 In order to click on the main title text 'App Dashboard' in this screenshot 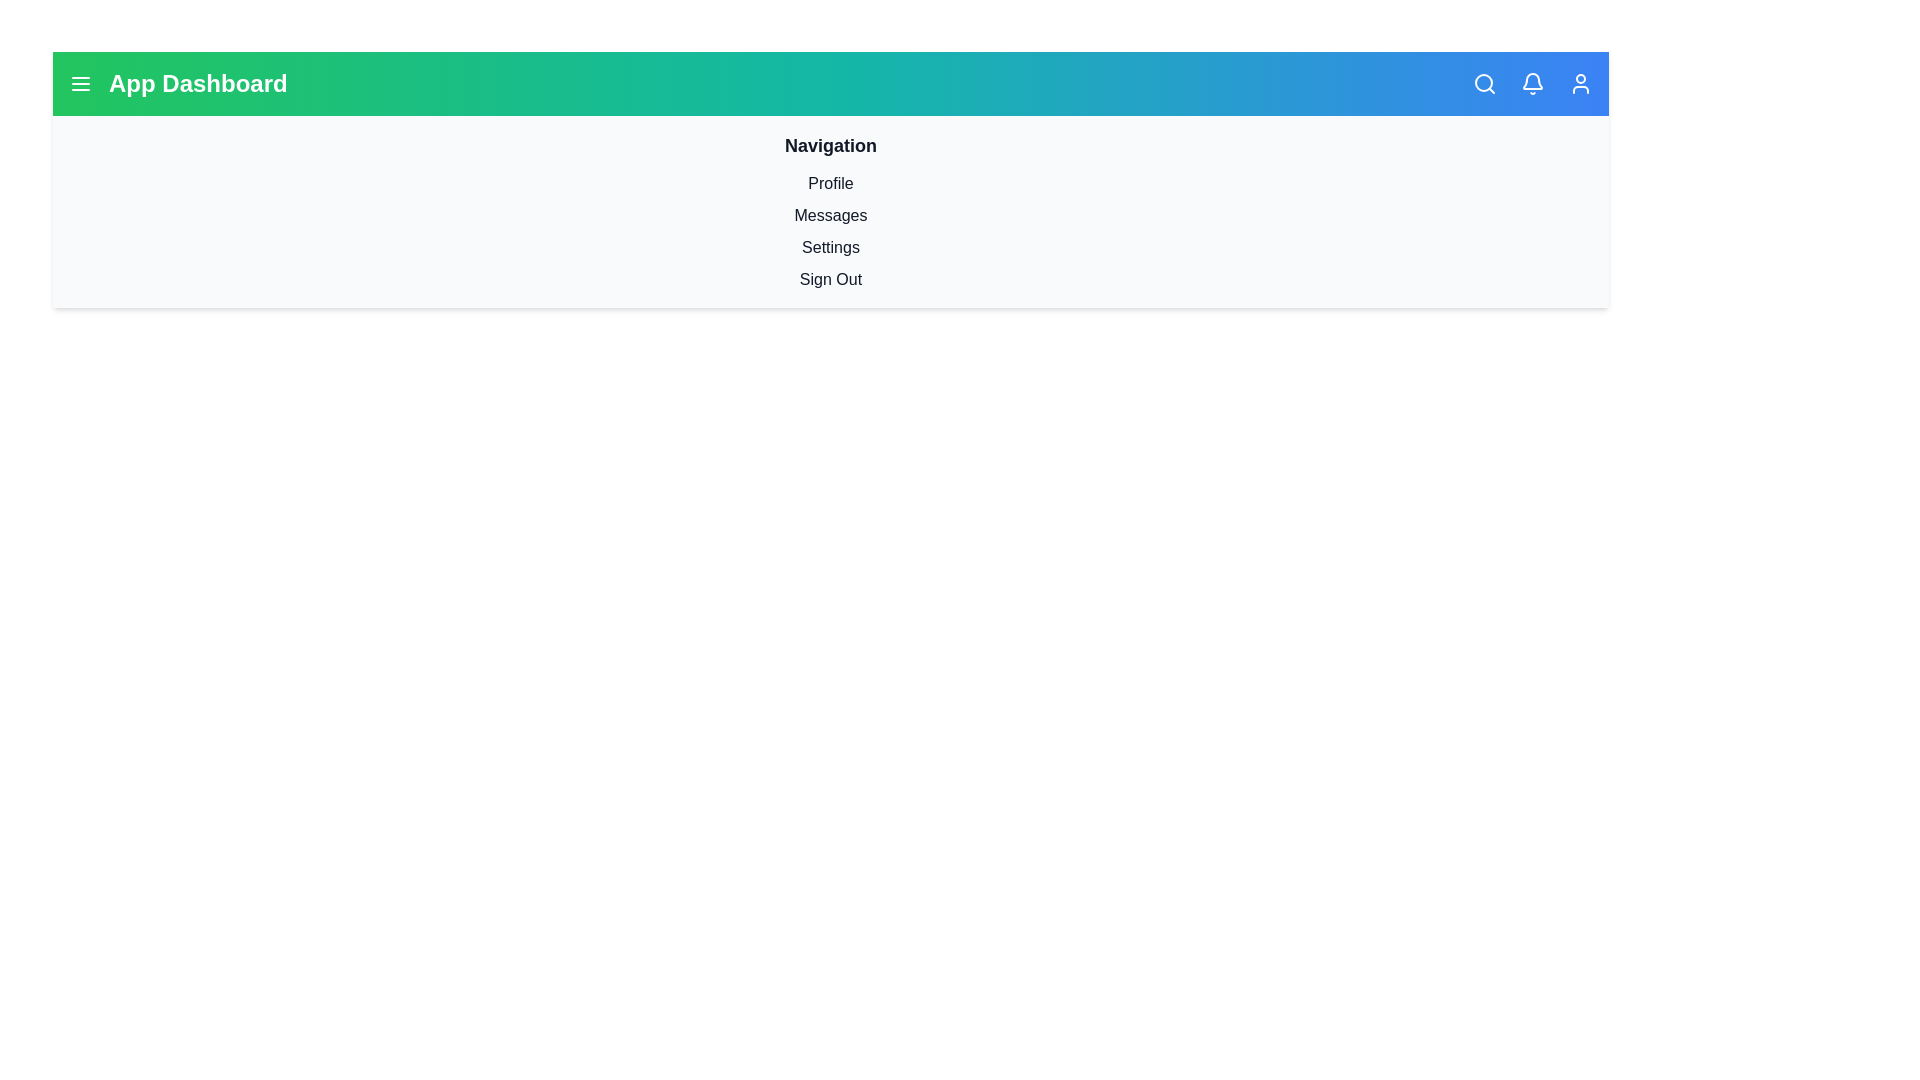, I will do `click(197, 83)`.